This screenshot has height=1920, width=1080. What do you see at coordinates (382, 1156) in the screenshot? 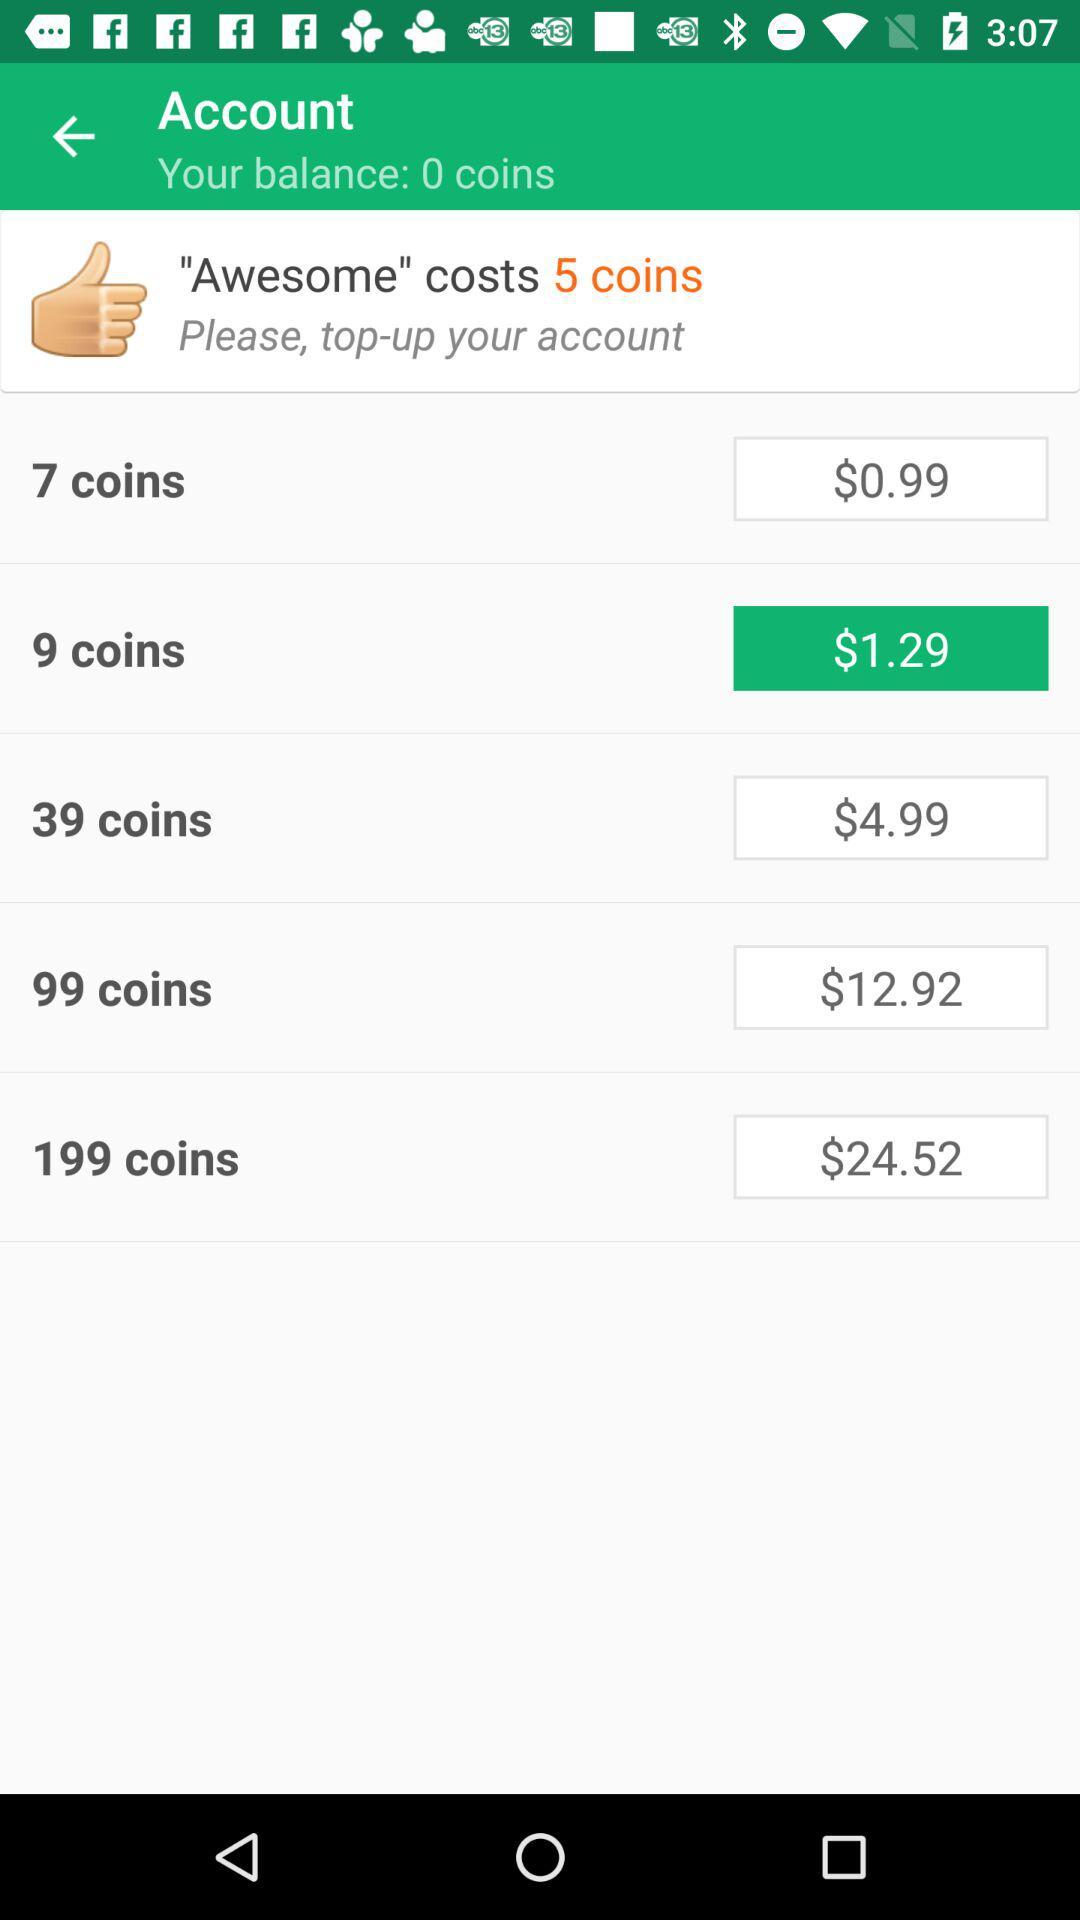
I see `199 coins` at bounding box center [382, 1156].